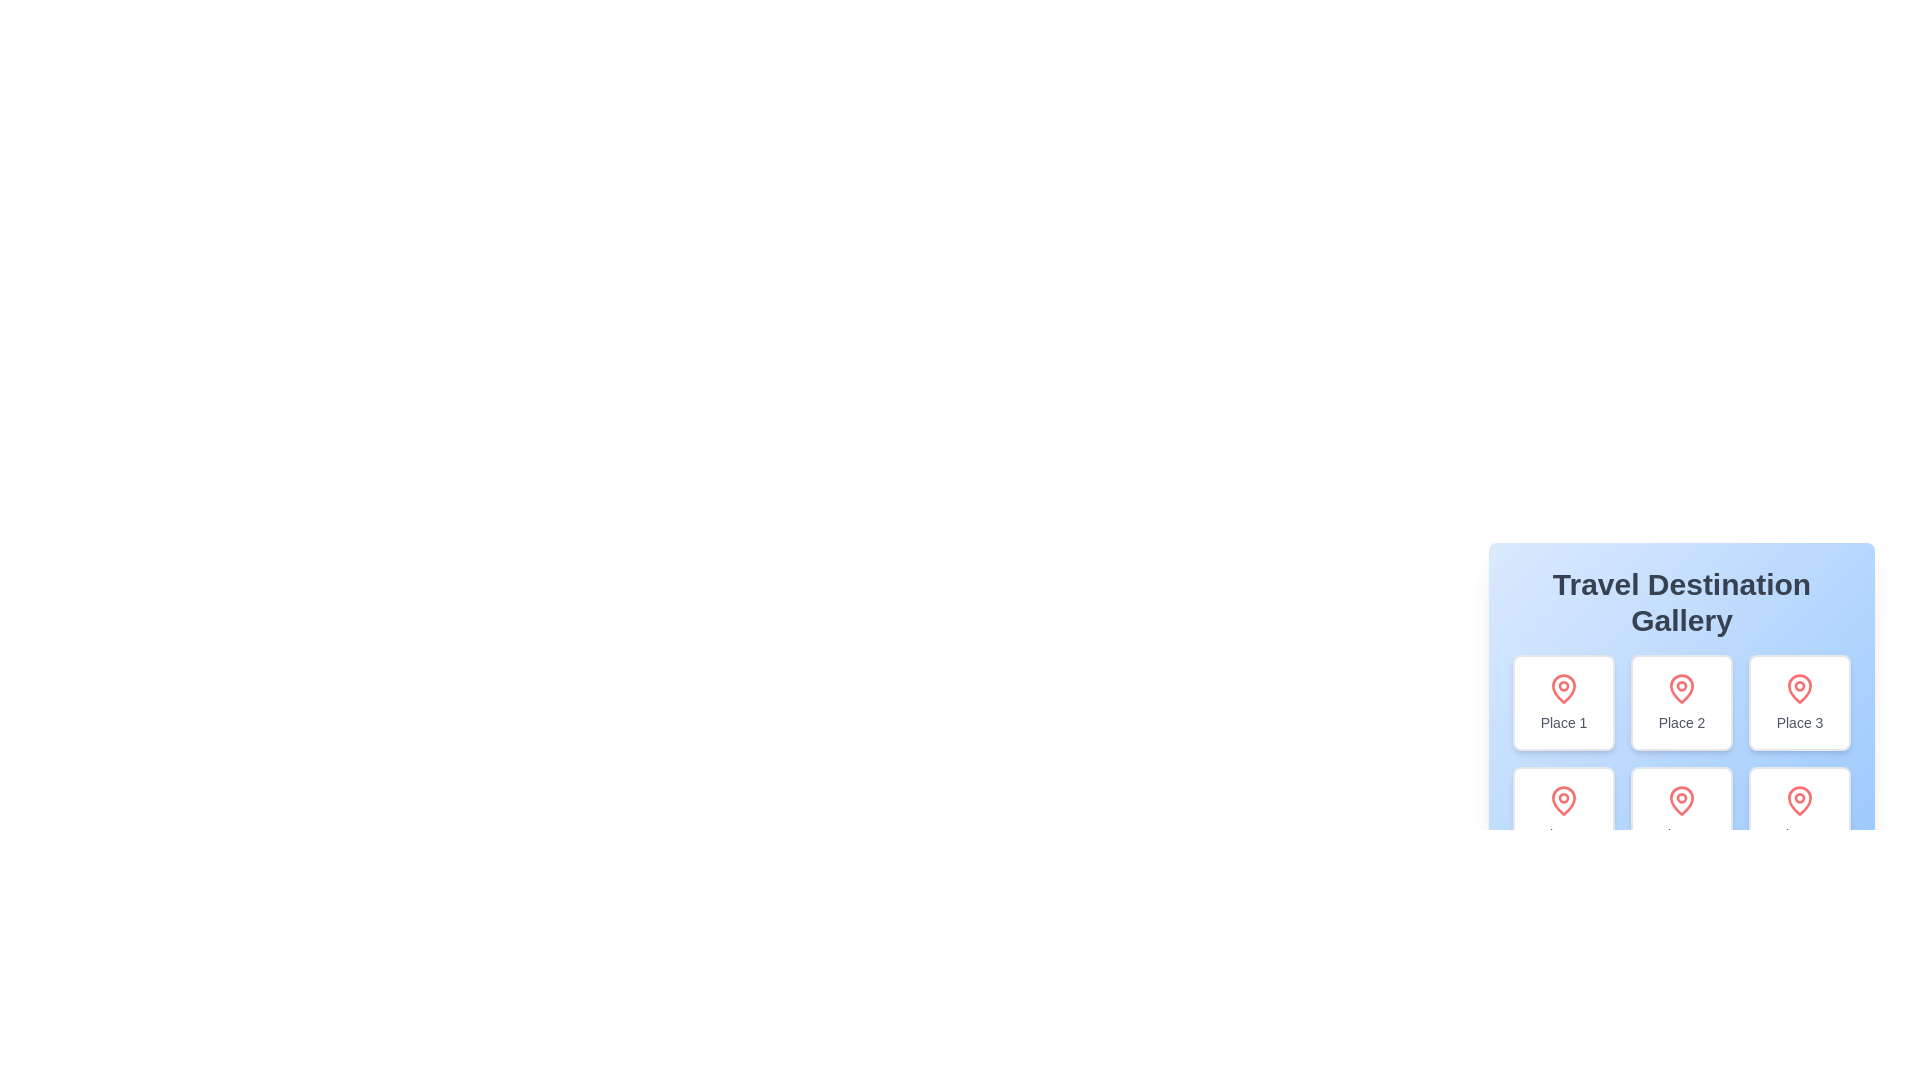  What do you see at coordinates (1800, 814) in the screenshot?
I see `the selectable card located in the third column of the second row under the 'Travel Destination Gallery' heading` at bounding box center [1800, 814].